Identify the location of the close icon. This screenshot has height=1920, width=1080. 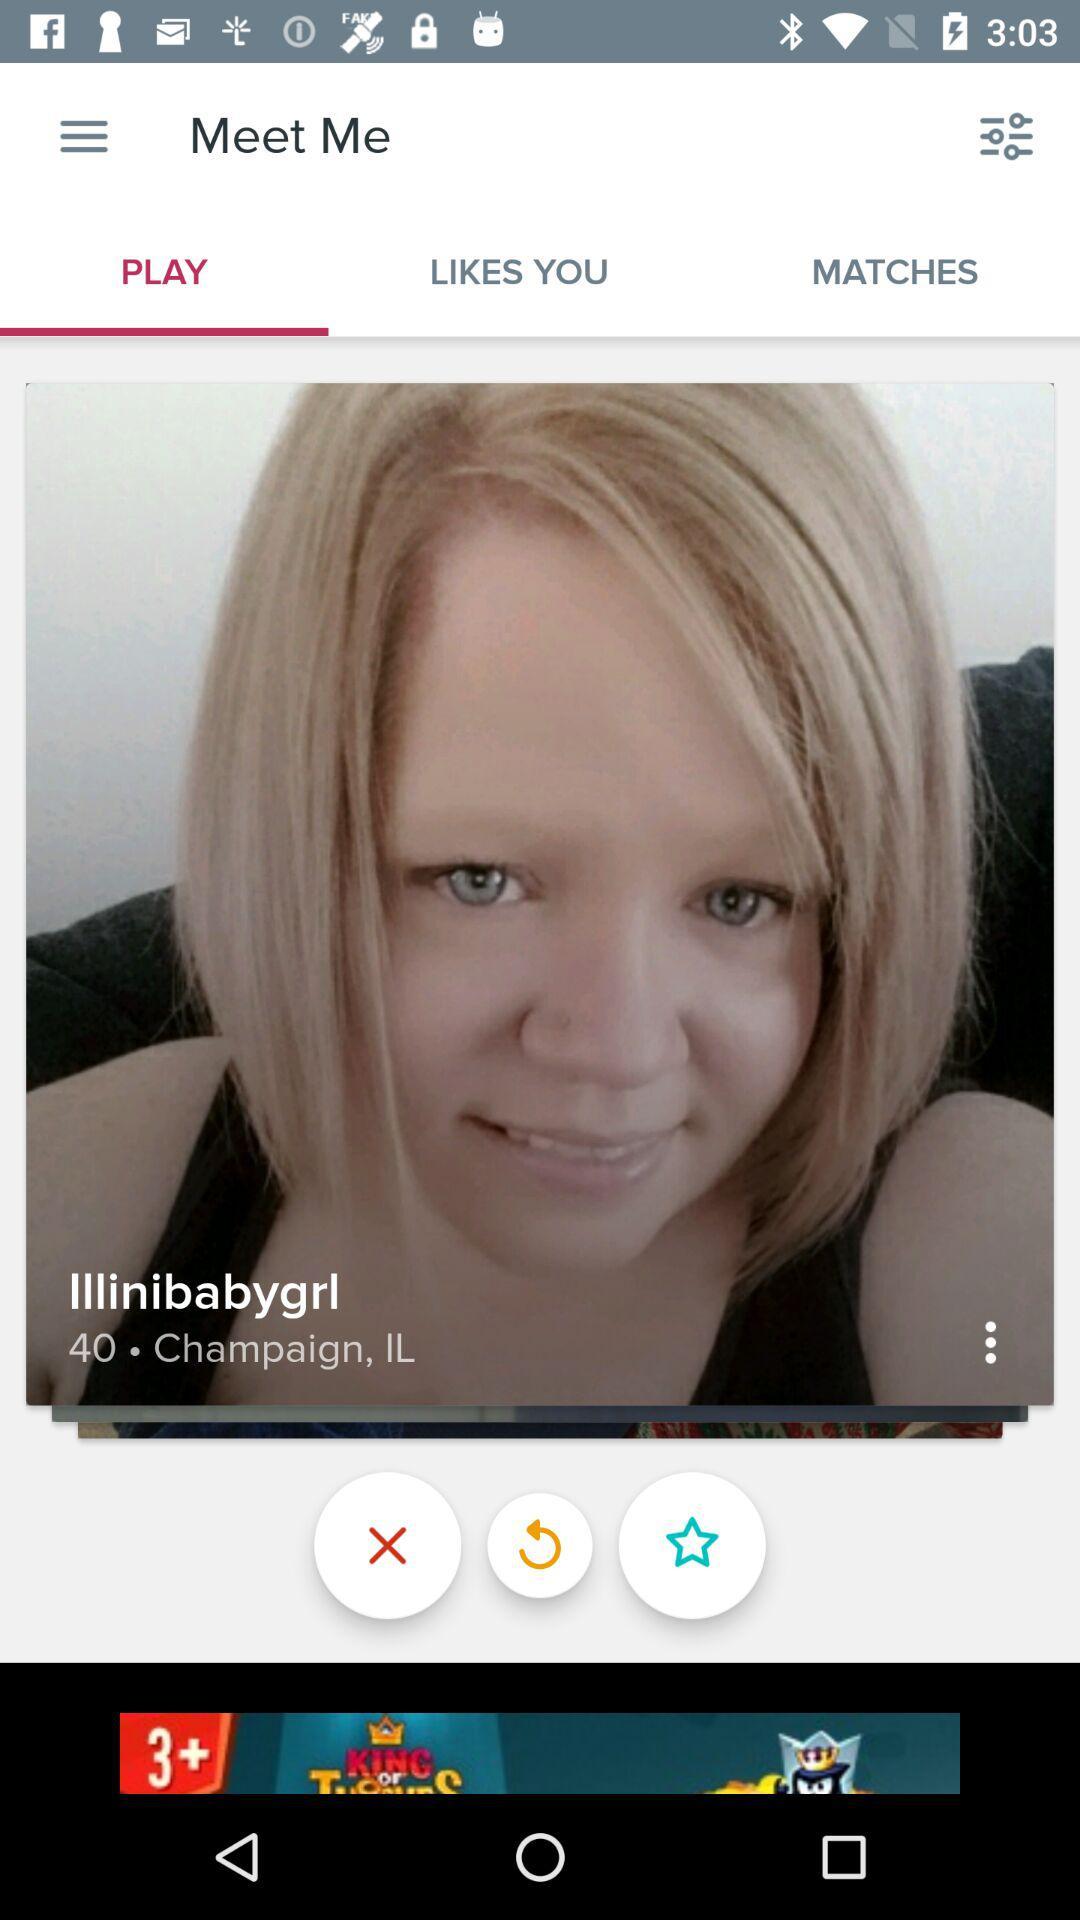
(387, 1544).